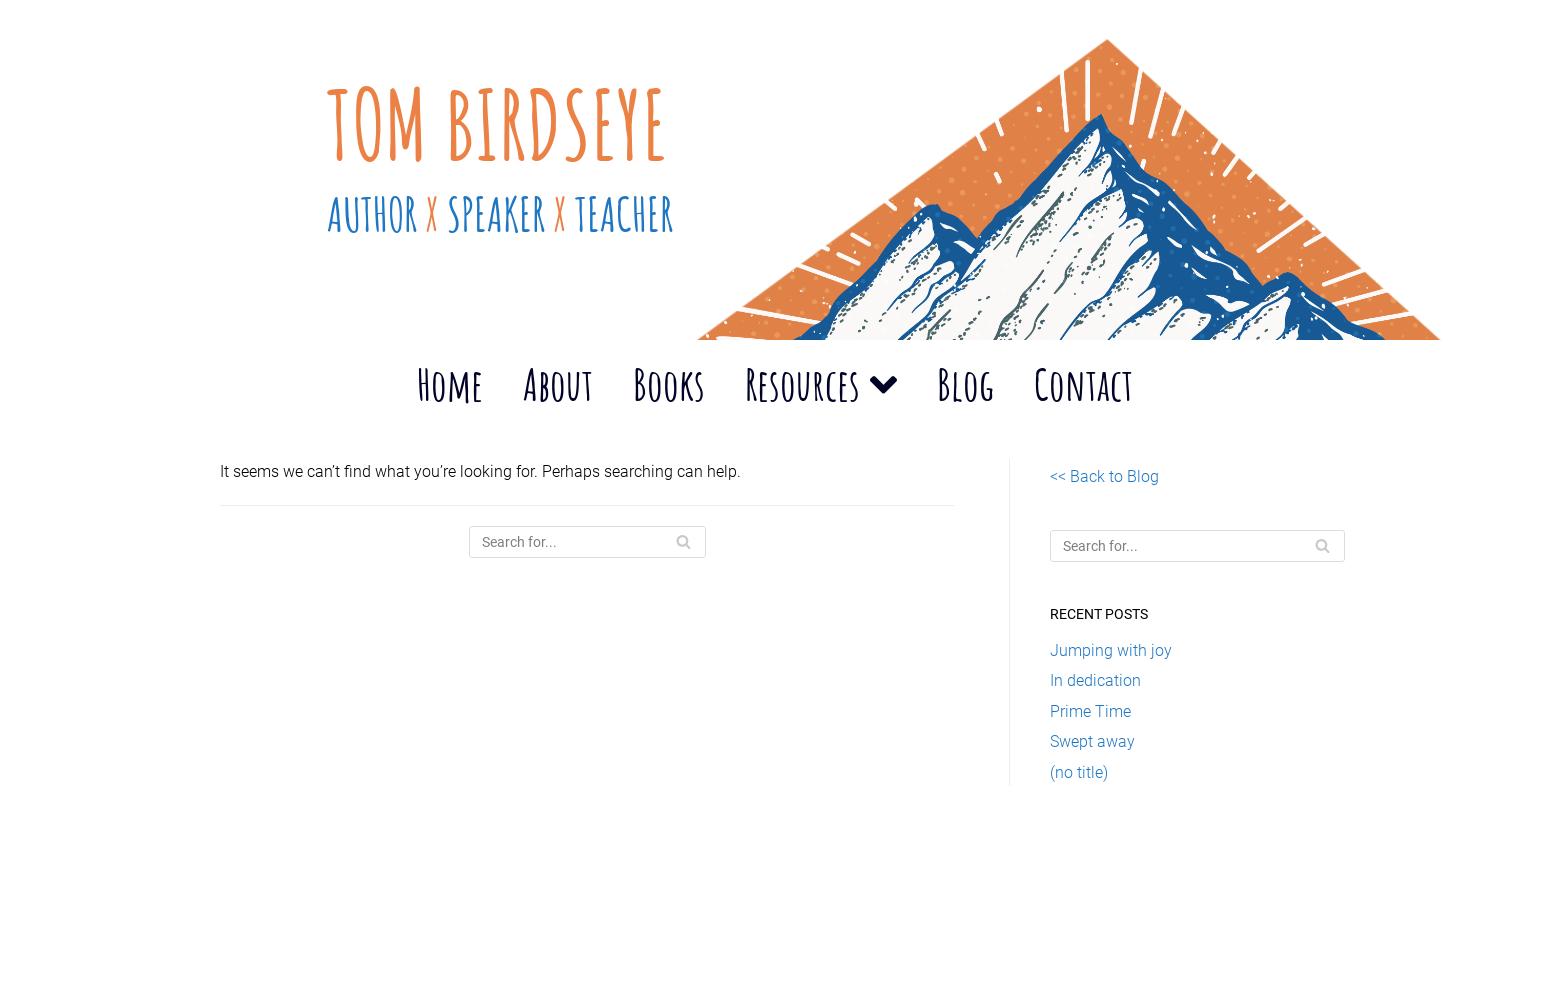  What do you see at coordinates (801, 383) in the screenshot?
I see `'Resources'` at bounding box center [801, 383].